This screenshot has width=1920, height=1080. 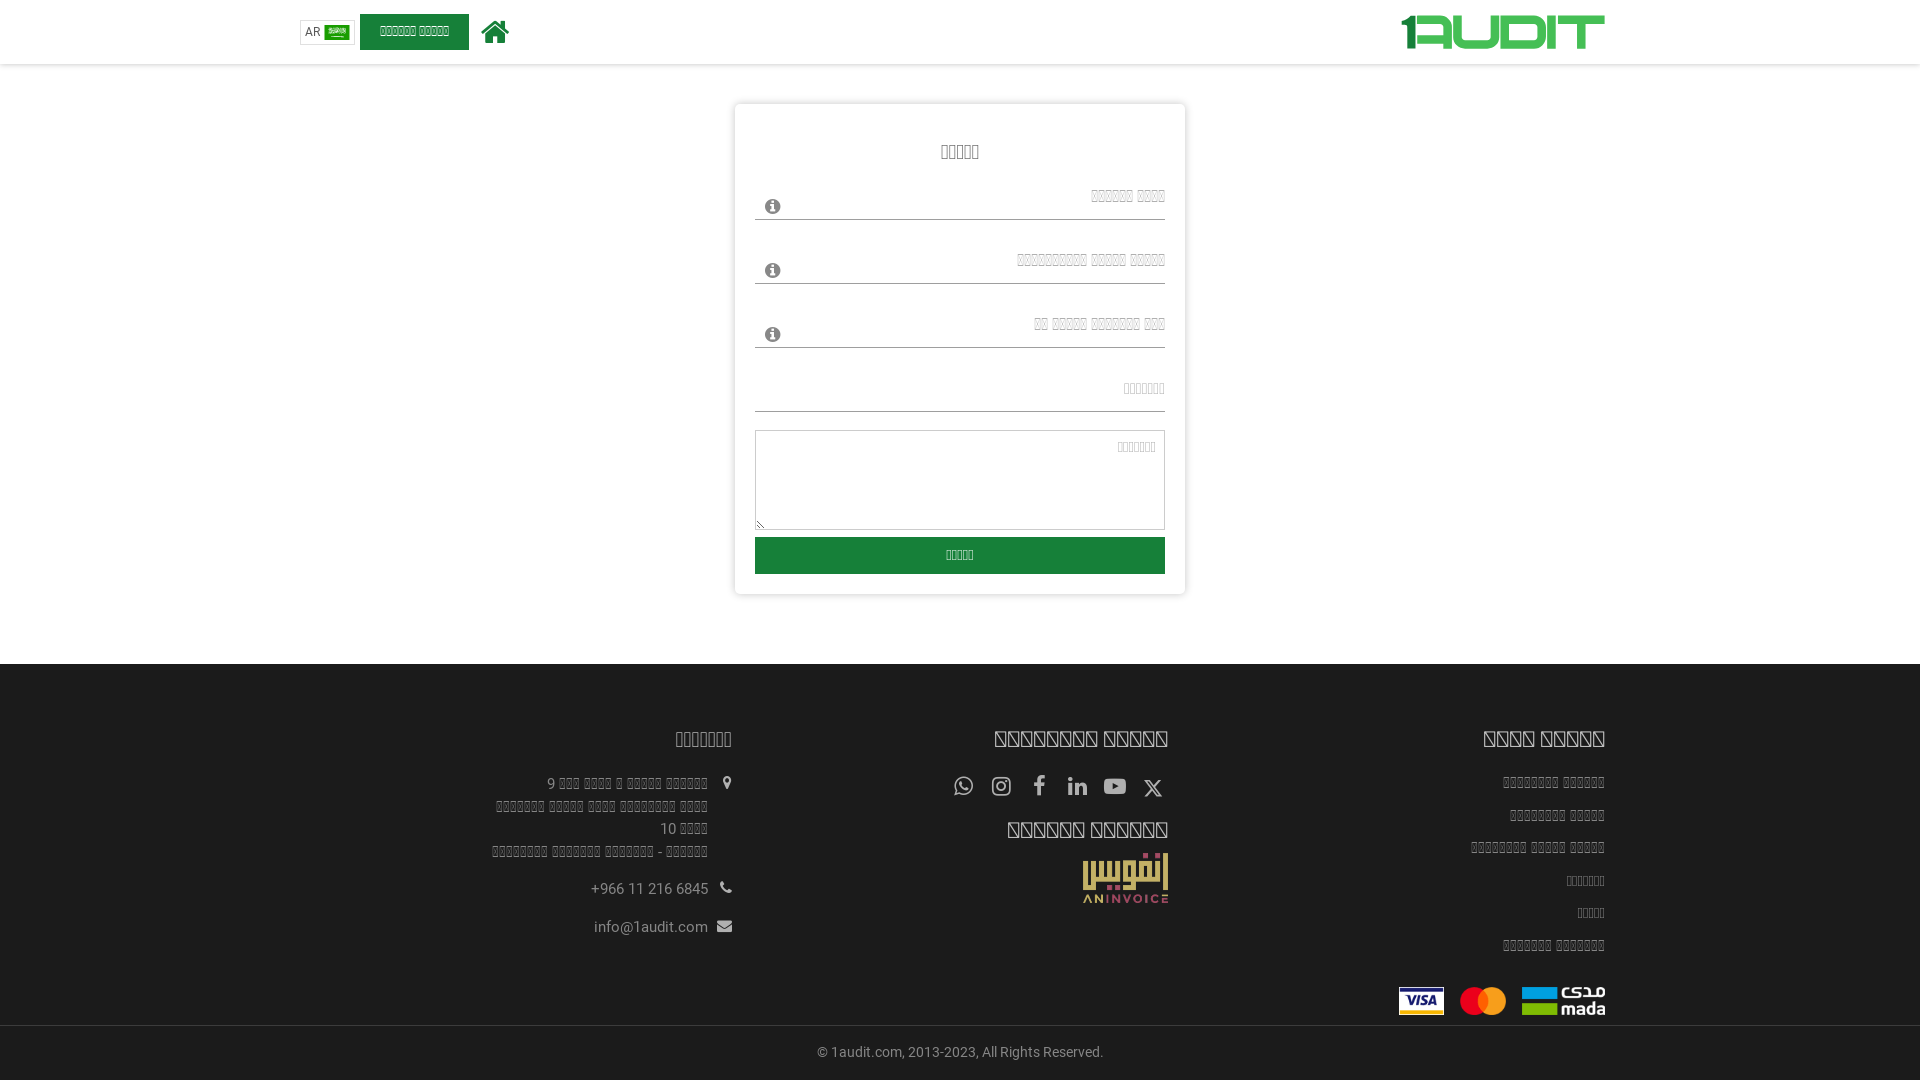 What do you see at coordinates (1113, 785) in the screenshot?
I see `'YouTube'` at bounding box center [1113, 785].